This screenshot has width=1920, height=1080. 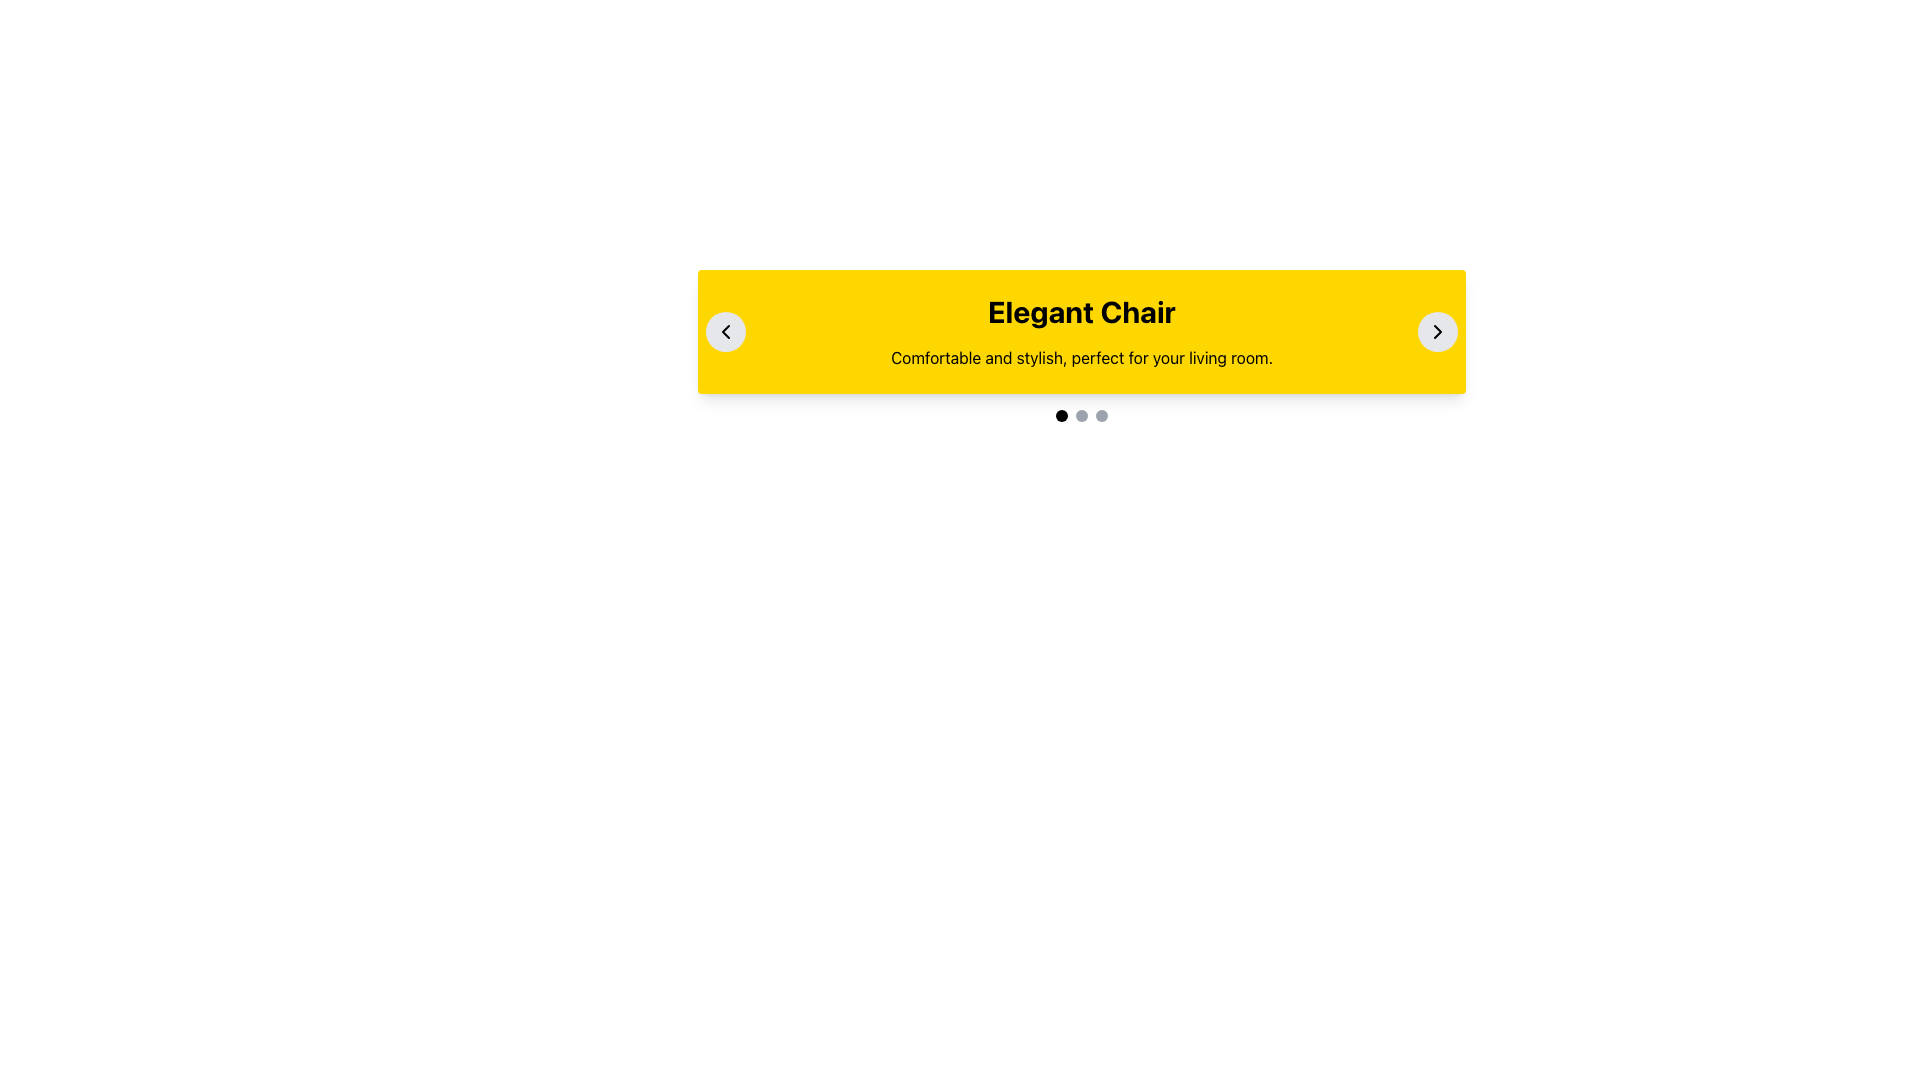 I want to click on the static text header element located at the top center of the yellow rectangular card, which serves as the title of the product or feature, so click(x=1080, y=312).